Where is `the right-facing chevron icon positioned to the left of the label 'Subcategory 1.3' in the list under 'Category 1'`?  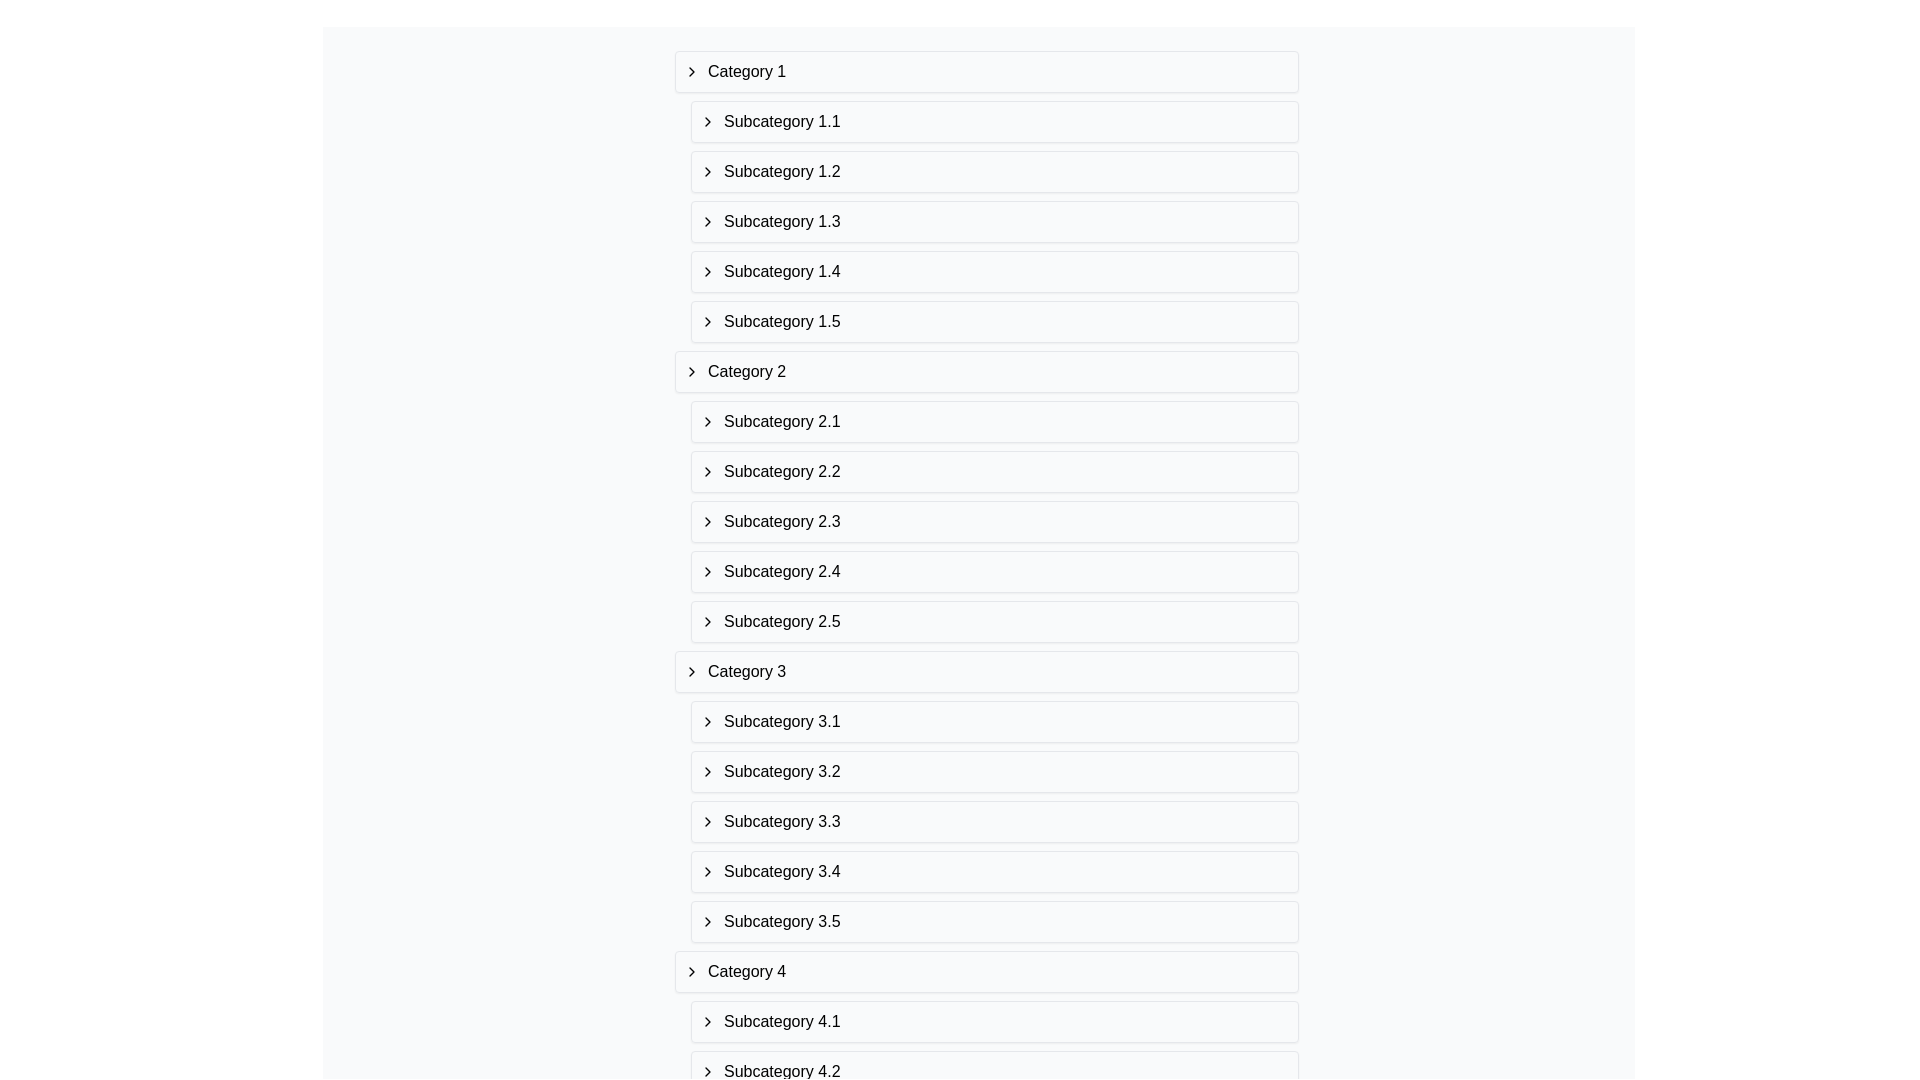
the right-facing chevron icon positioned to the left of the label 'Subcategory 1.3' in the list under 'Category 1' is located at coordinates (708, 222).